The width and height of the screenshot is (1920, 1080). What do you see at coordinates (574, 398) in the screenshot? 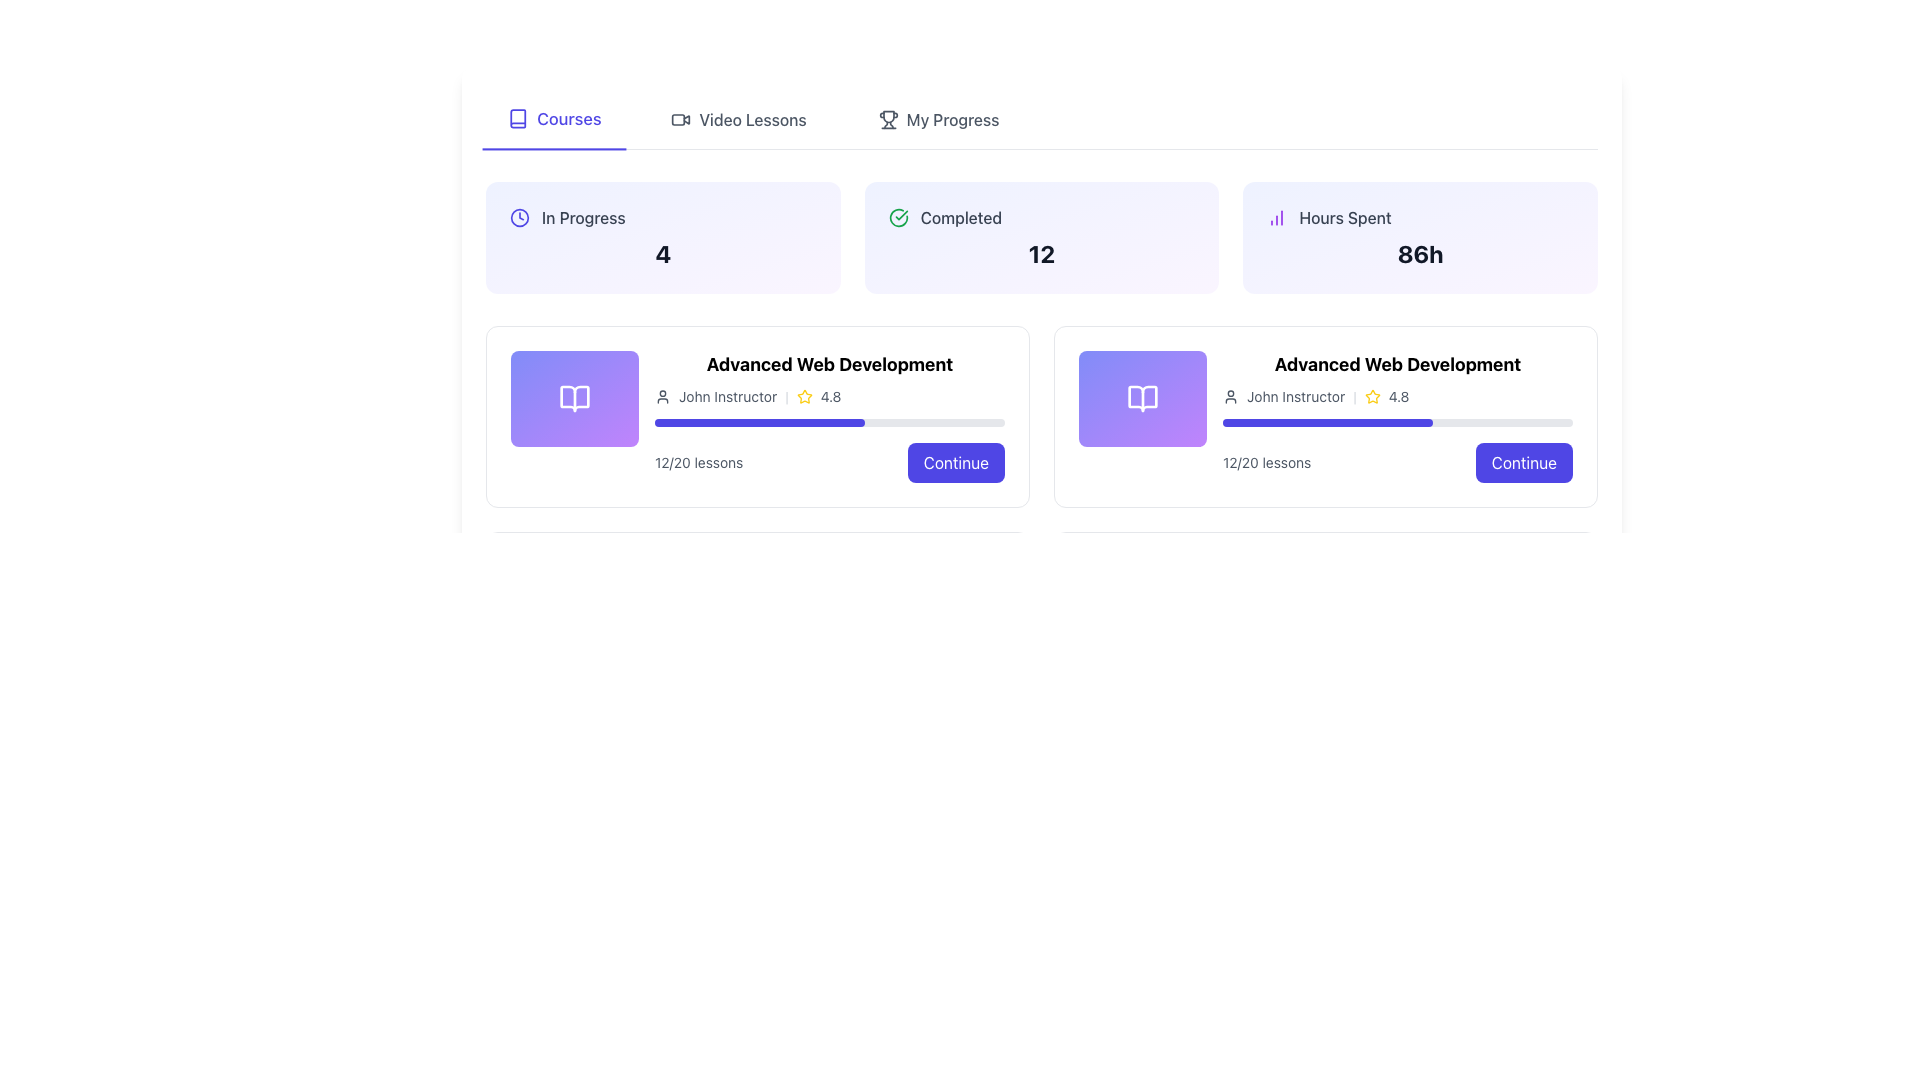
I see `the SVG icon resembling an open book, which is centered in the left card of two horizontally aligned cards with a gradient purple background, to interact with it` at bounding box center [574, 398].